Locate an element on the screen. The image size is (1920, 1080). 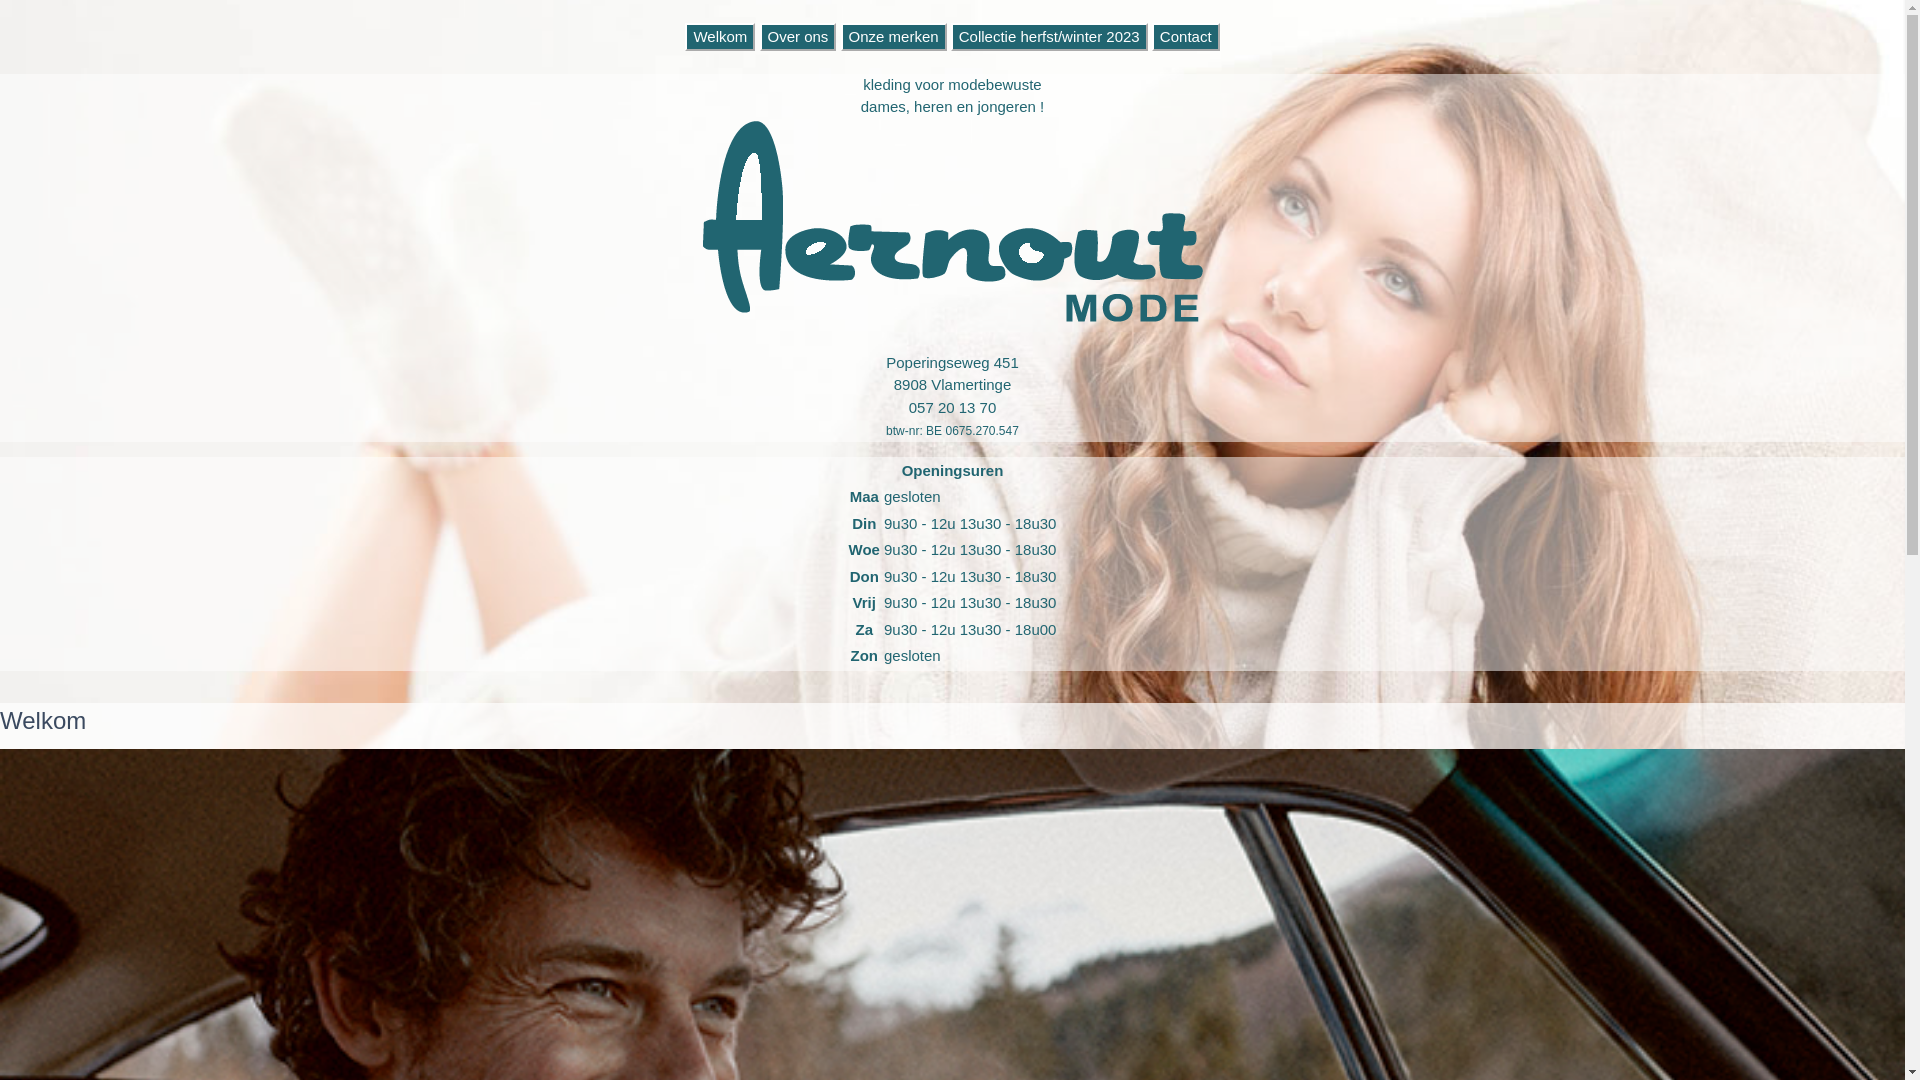
'Contact' is located at coordinates (1185, 36).